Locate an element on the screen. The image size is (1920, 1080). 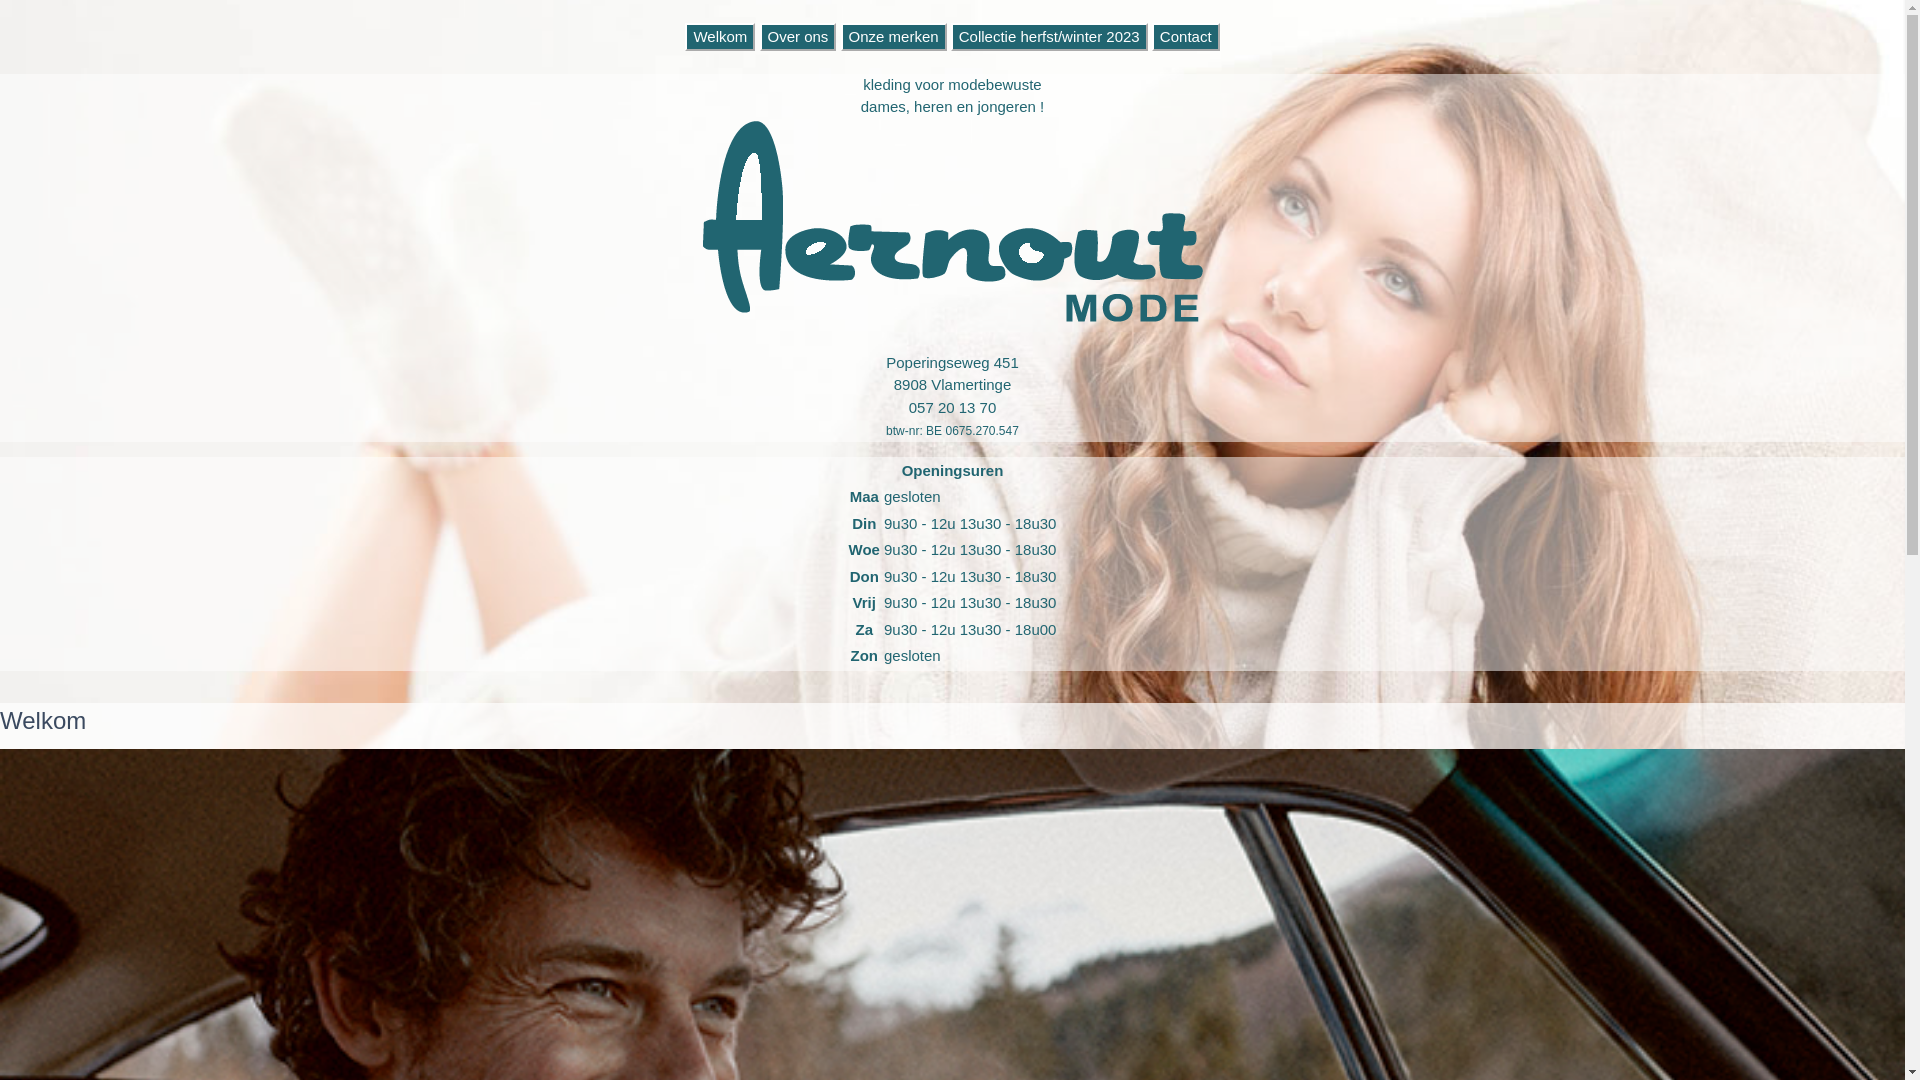
'Contact' is located at coordinates (1185, 36).